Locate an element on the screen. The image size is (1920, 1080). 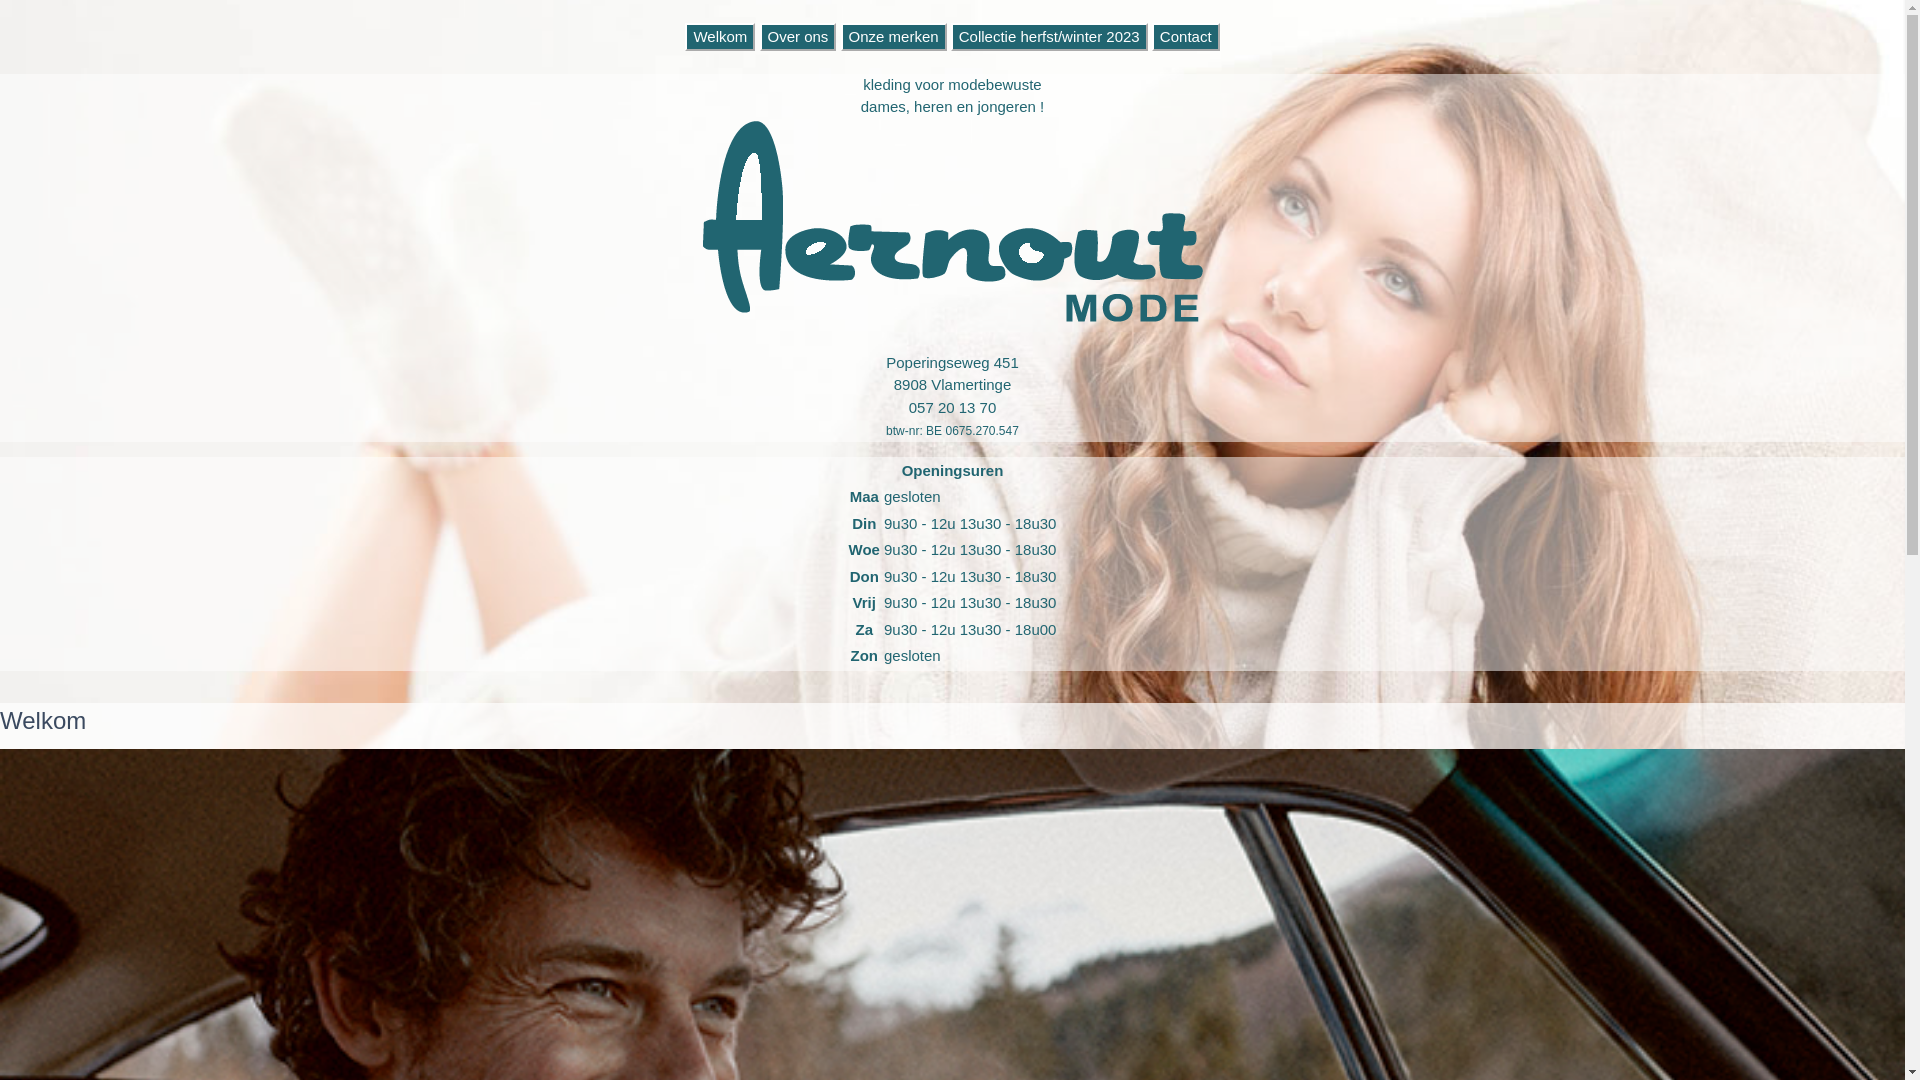
'Contact' is located at coordinates (1185, 36).